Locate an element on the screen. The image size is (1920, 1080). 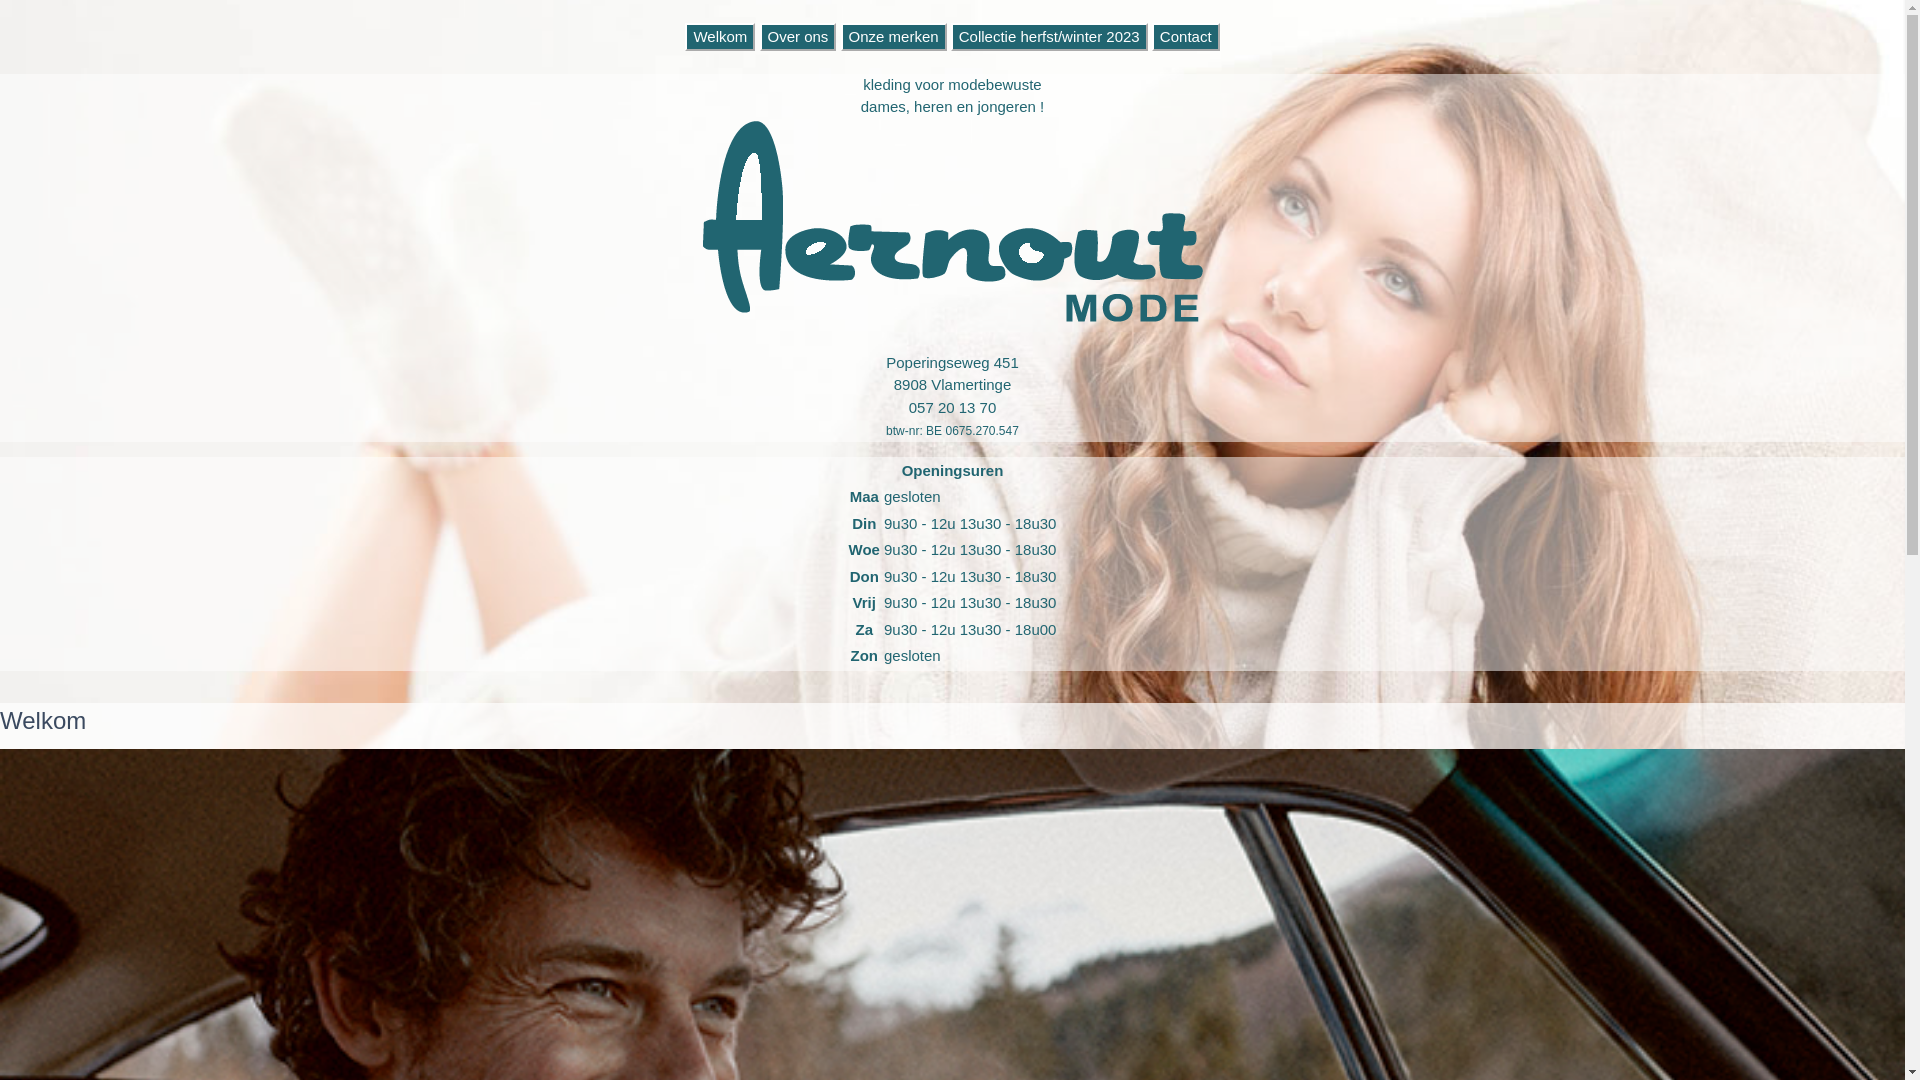
'Contact' is located at coordinates (1185, 36).